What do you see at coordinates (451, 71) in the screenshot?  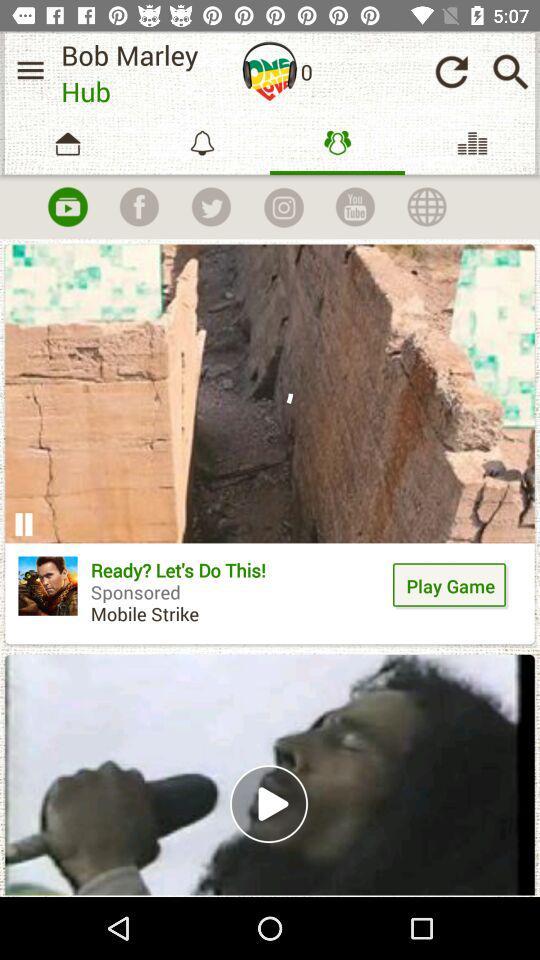 I see `previous` at bounding box center [451, 71].